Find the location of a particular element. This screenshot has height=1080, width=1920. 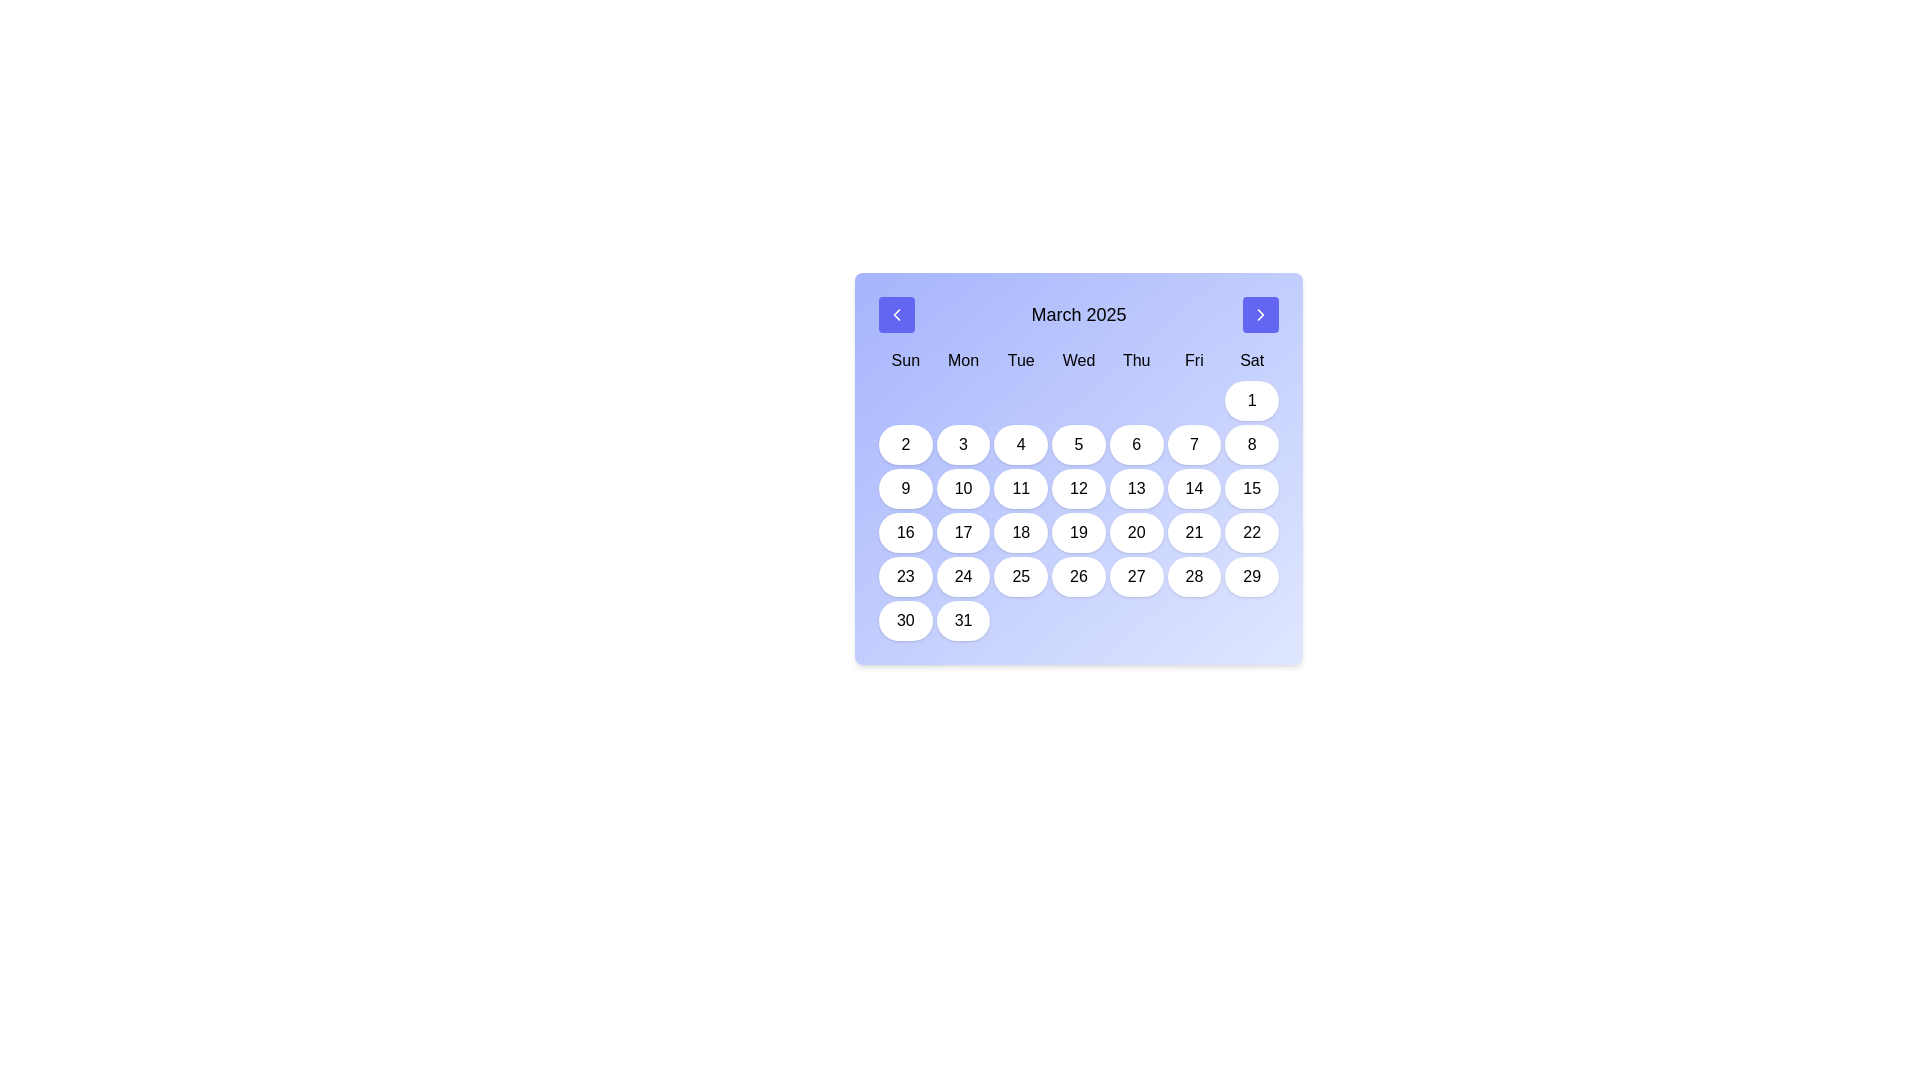

the navigation button with an icon located at the top-right corner of the calendar interface to move to the next month is located at coordinates (1260, 315).